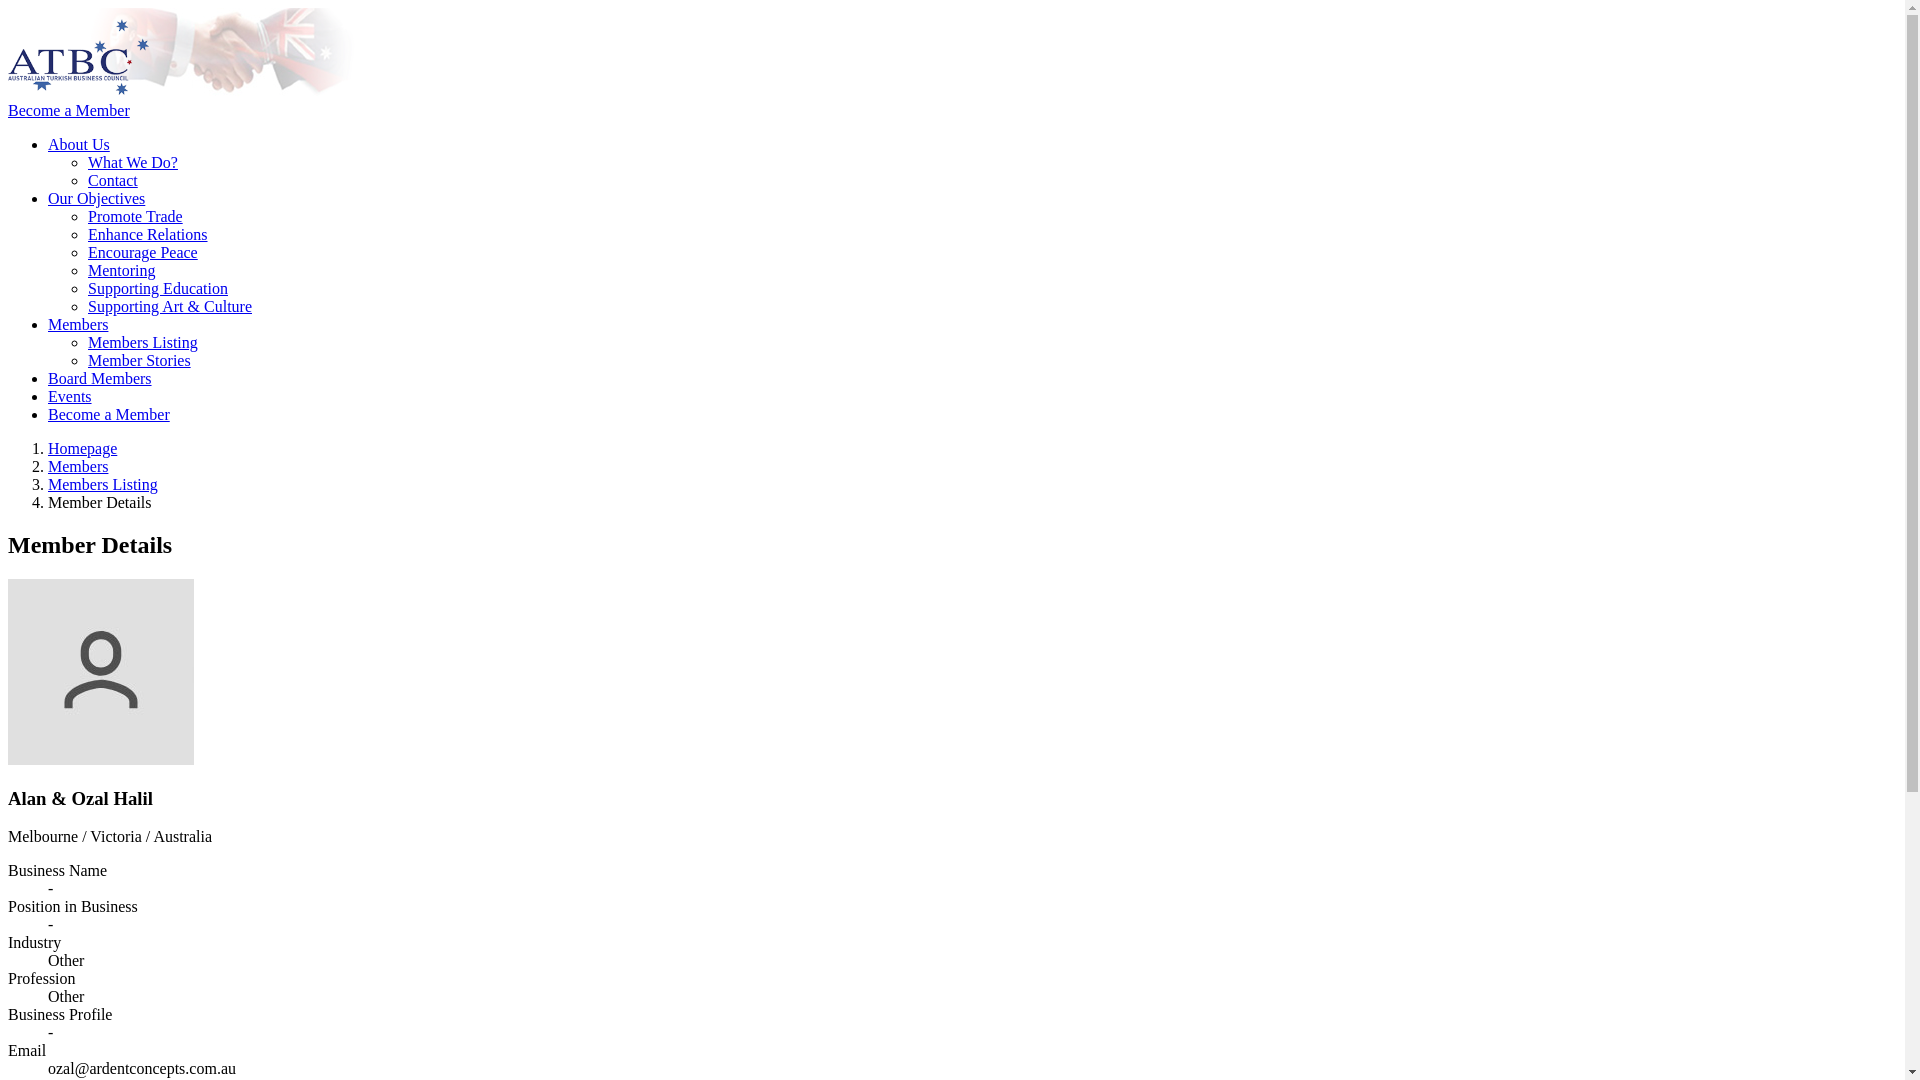 The height and width of the screenshot is (1080, 1920). What do you see at coordinates (86, 233) in the screenshot?
I see `'Enhance Relations'` at bounding box center [86, 233].